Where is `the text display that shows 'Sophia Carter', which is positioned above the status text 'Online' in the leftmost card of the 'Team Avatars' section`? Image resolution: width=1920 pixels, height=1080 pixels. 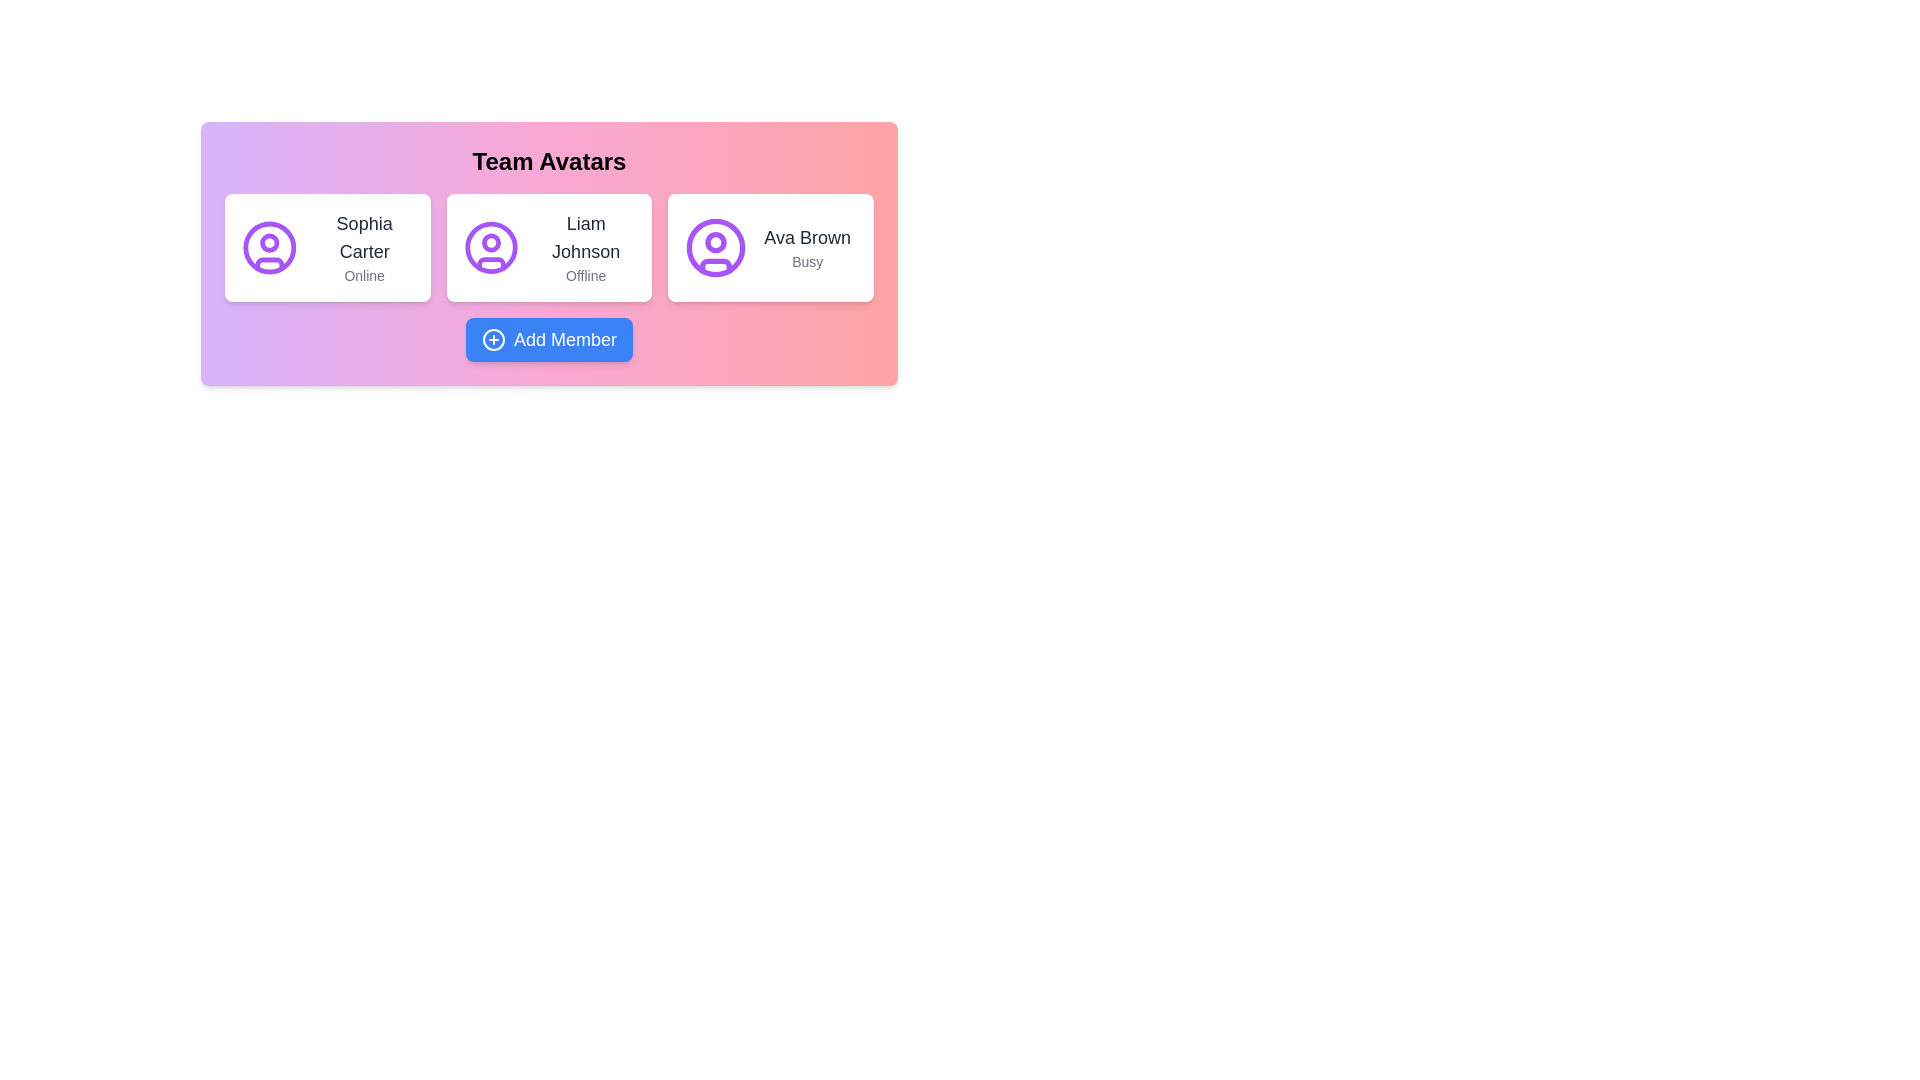
the text display that shows 'Sophia Carter', which is positioned above the status text 'Online' in the leftmost card of the 'Team Avatars' section is located at coordinates (364, 237).